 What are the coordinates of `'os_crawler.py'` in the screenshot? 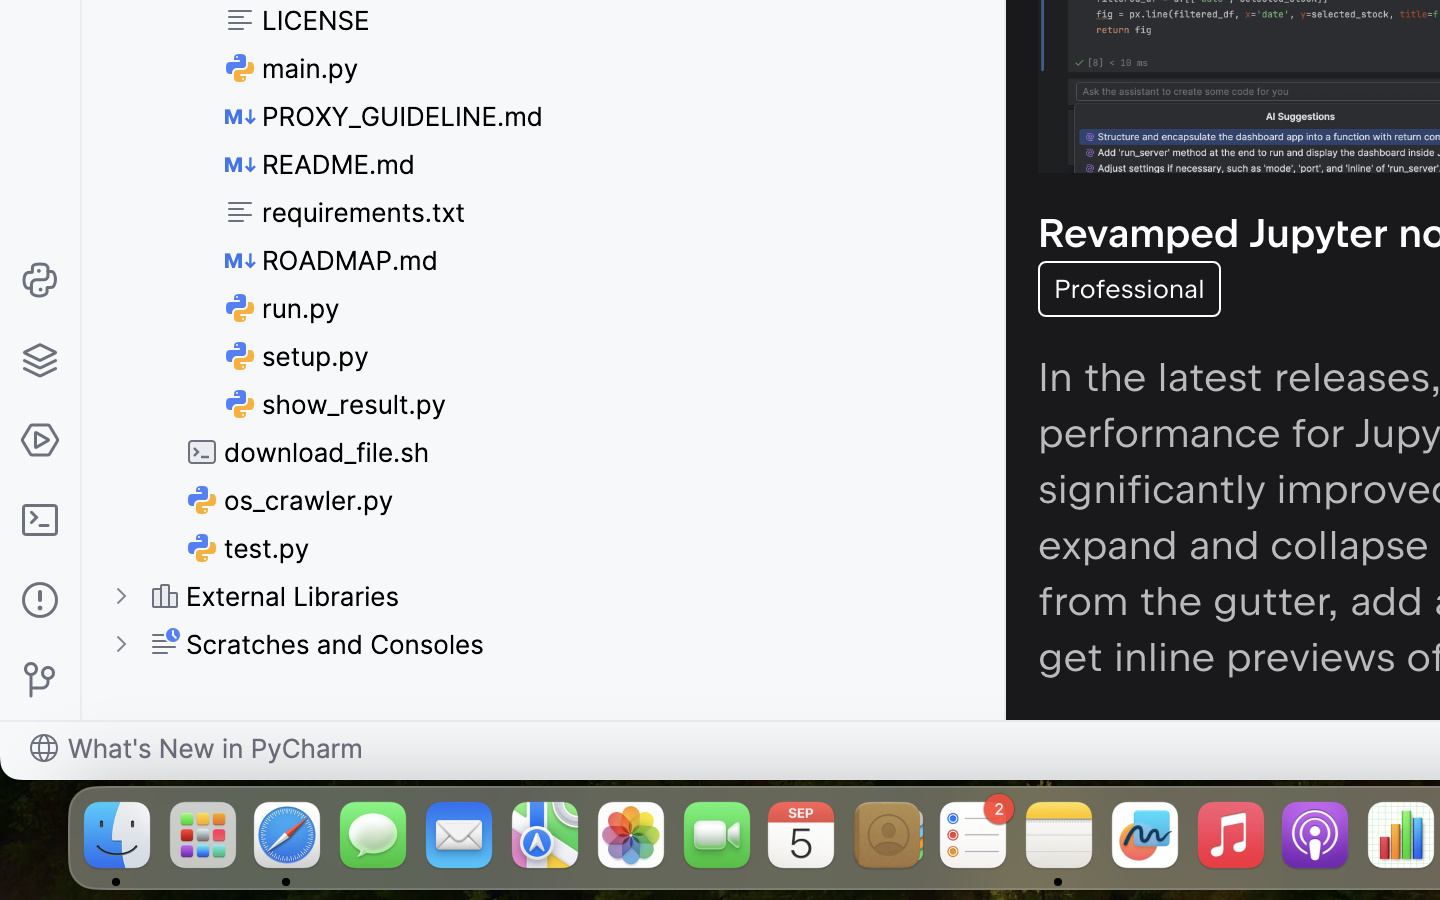 It's located at (290, 499).